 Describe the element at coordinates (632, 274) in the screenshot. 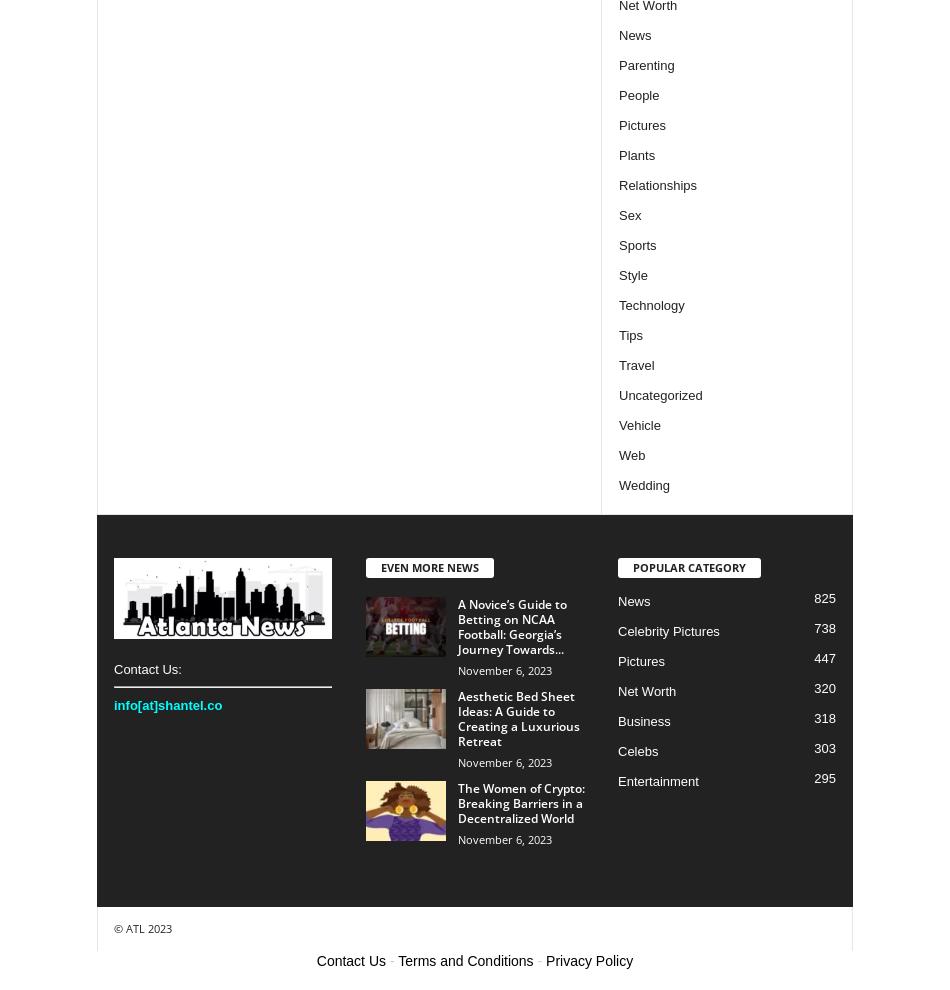

I see `'Style'` at that location.